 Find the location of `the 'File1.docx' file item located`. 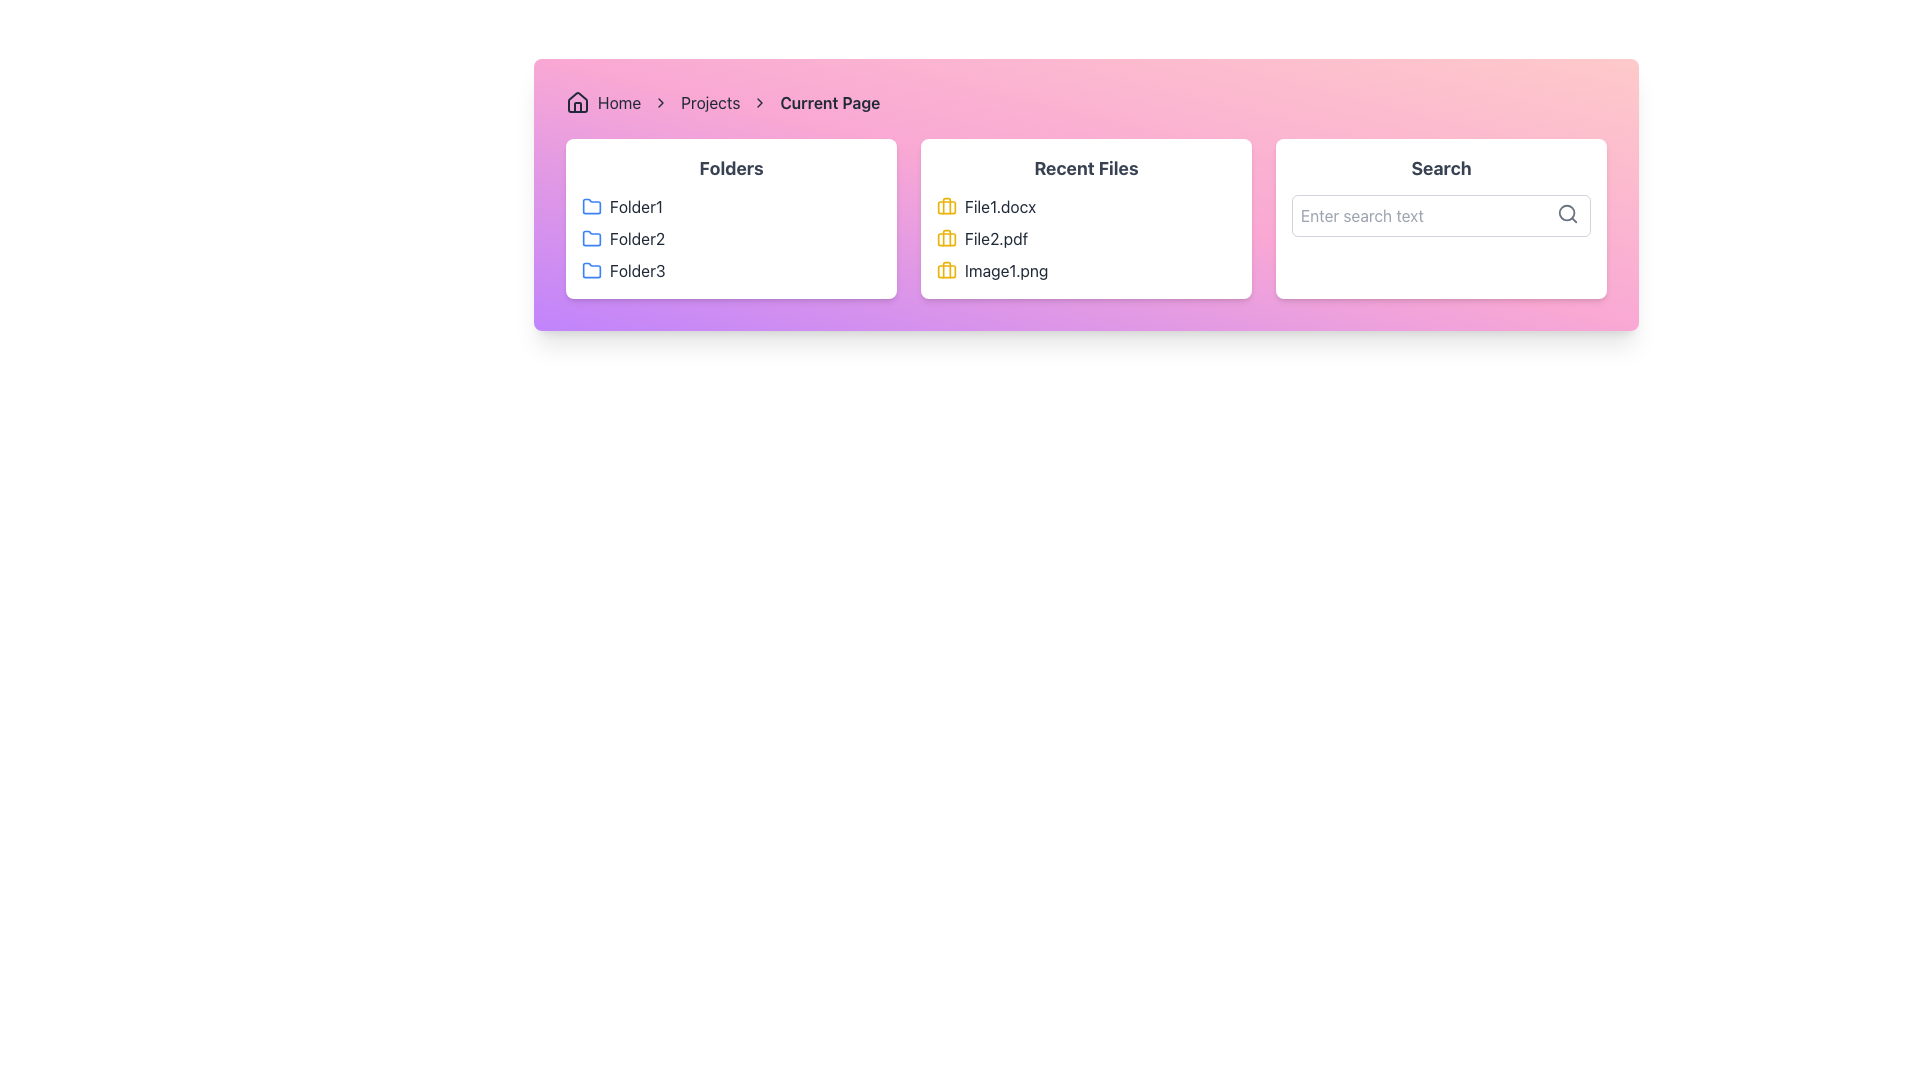

the 'File1.docx' file item located is located at coordinates (1085, 207).